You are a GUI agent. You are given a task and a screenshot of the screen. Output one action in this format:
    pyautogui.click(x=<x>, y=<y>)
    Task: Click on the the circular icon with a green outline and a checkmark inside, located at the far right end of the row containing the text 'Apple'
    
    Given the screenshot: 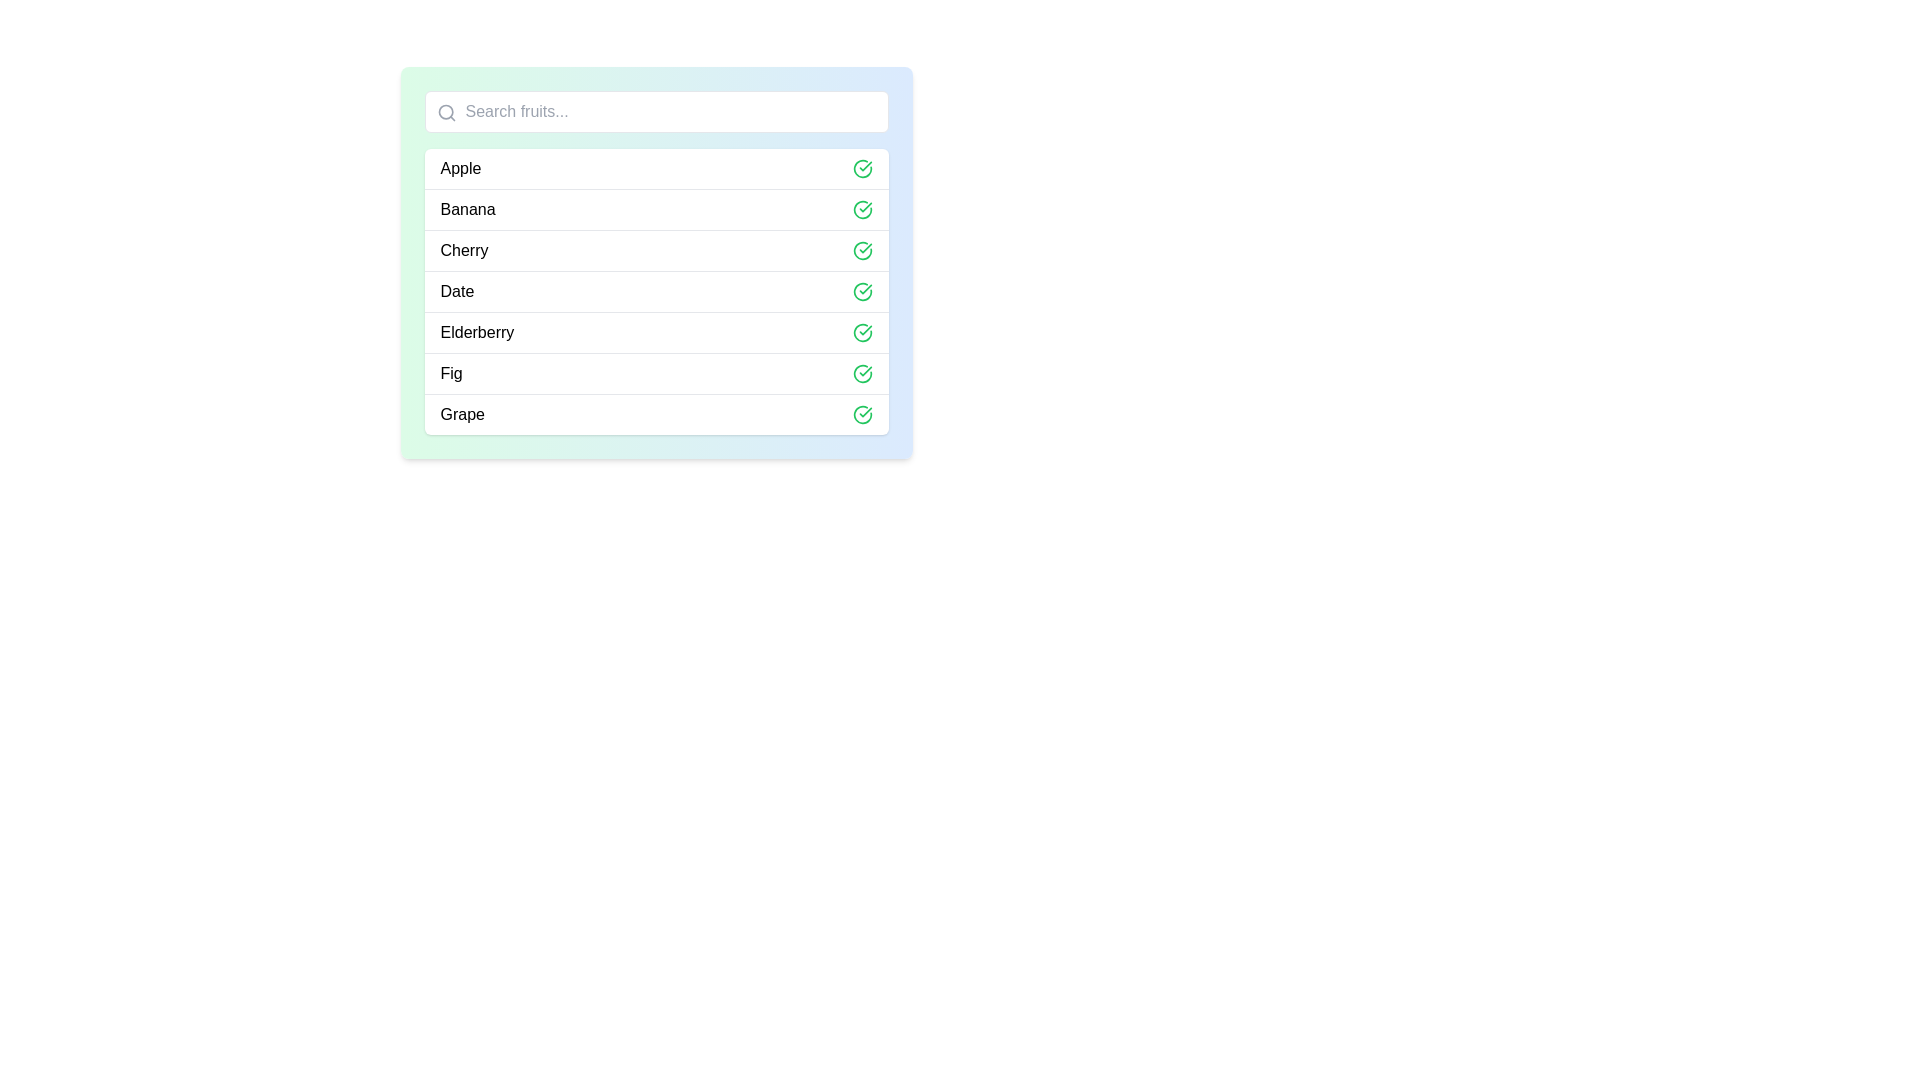 What is the action you would take?
    pyautogui.click(x=862, y=168)
    